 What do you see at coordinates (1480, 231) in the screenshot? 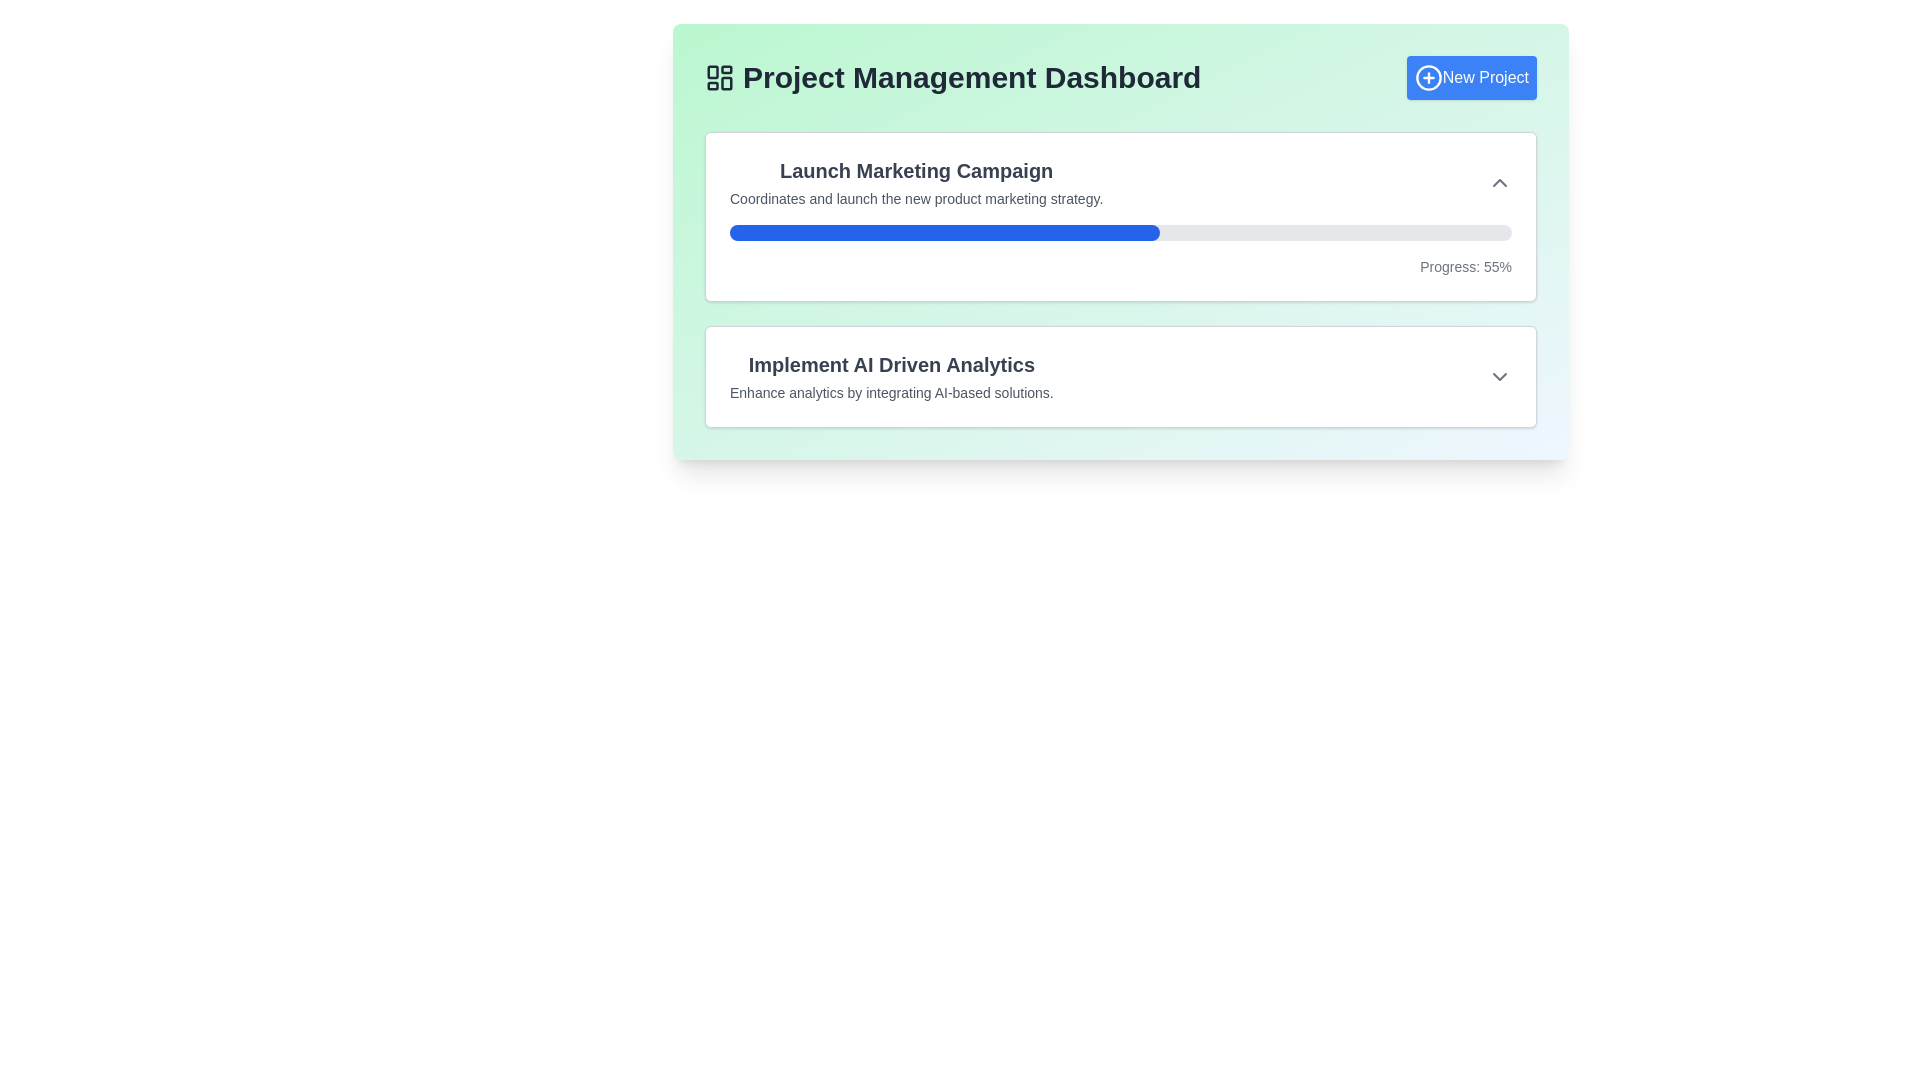
I see `progress` at bounding box center [1480, 231].